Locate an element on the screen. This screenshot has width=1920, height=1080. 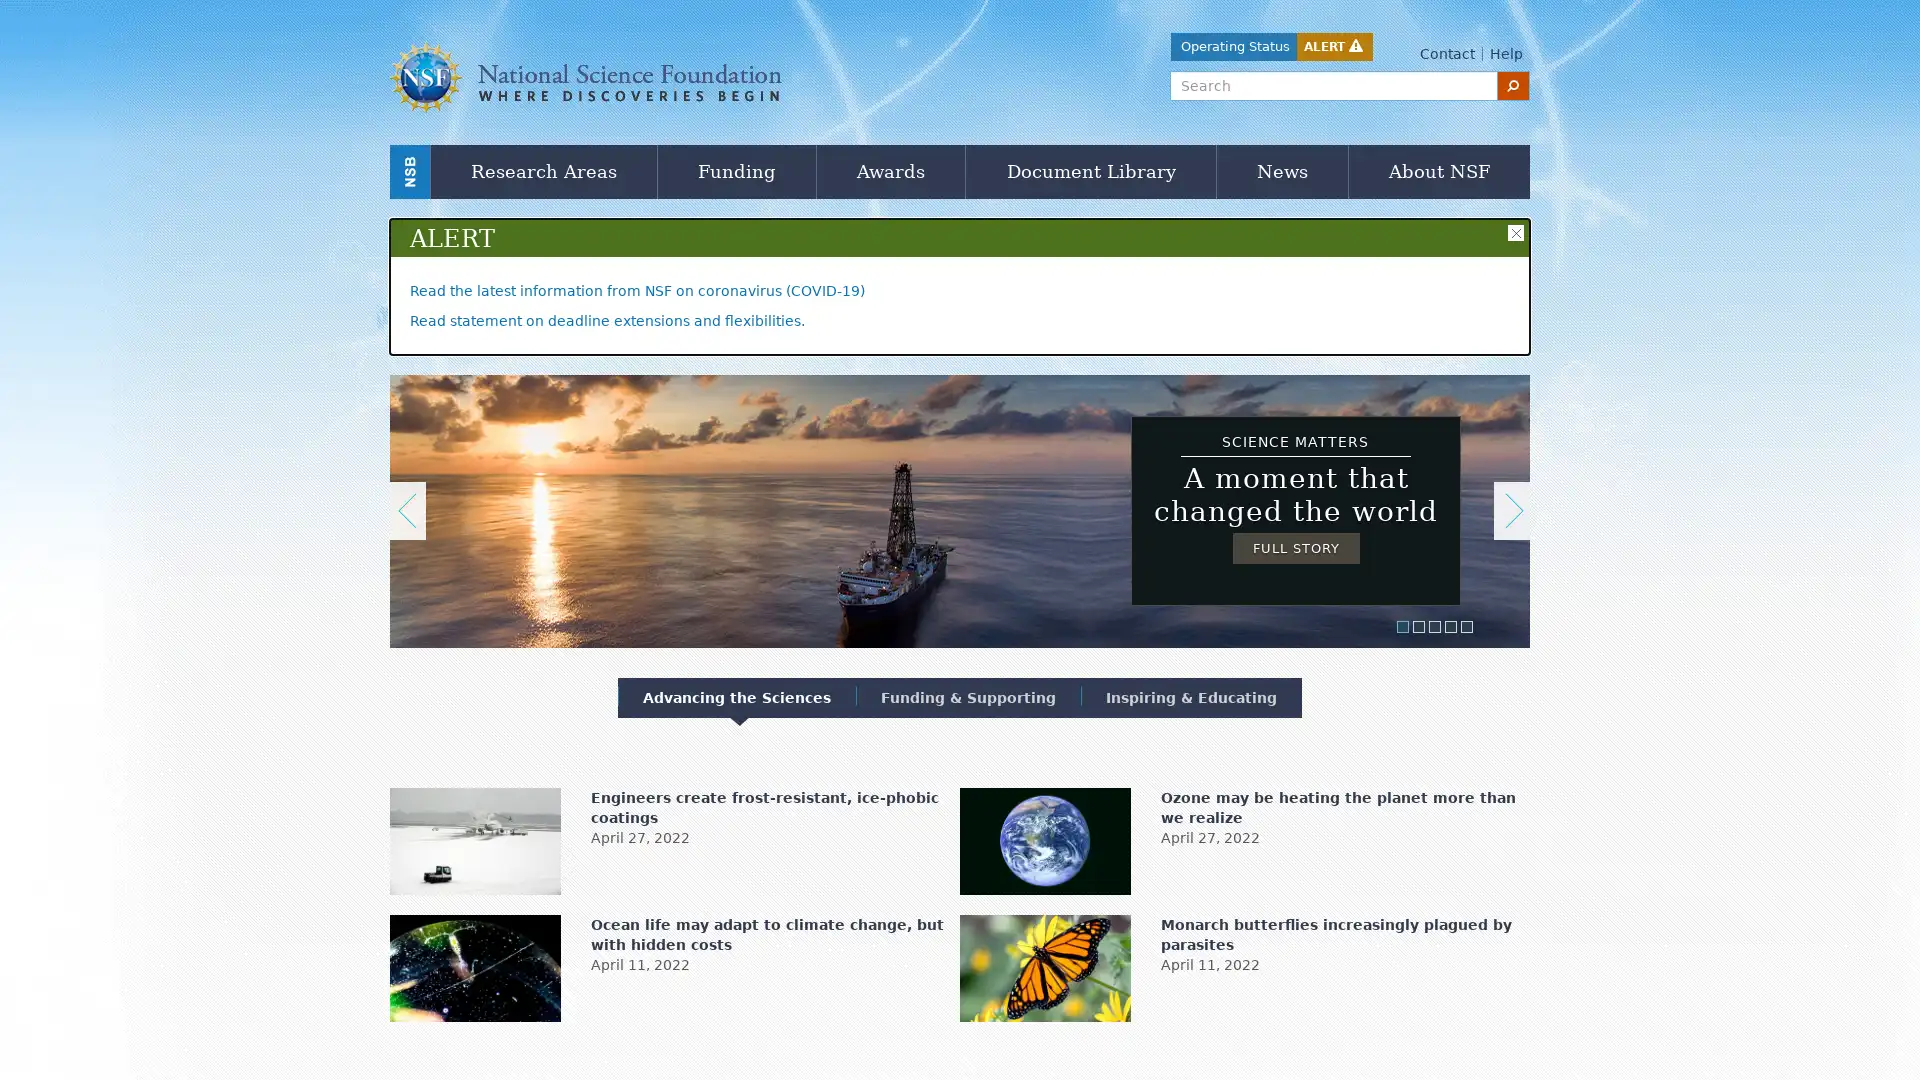
Pause Carousel is located at coordinates (398, 377).